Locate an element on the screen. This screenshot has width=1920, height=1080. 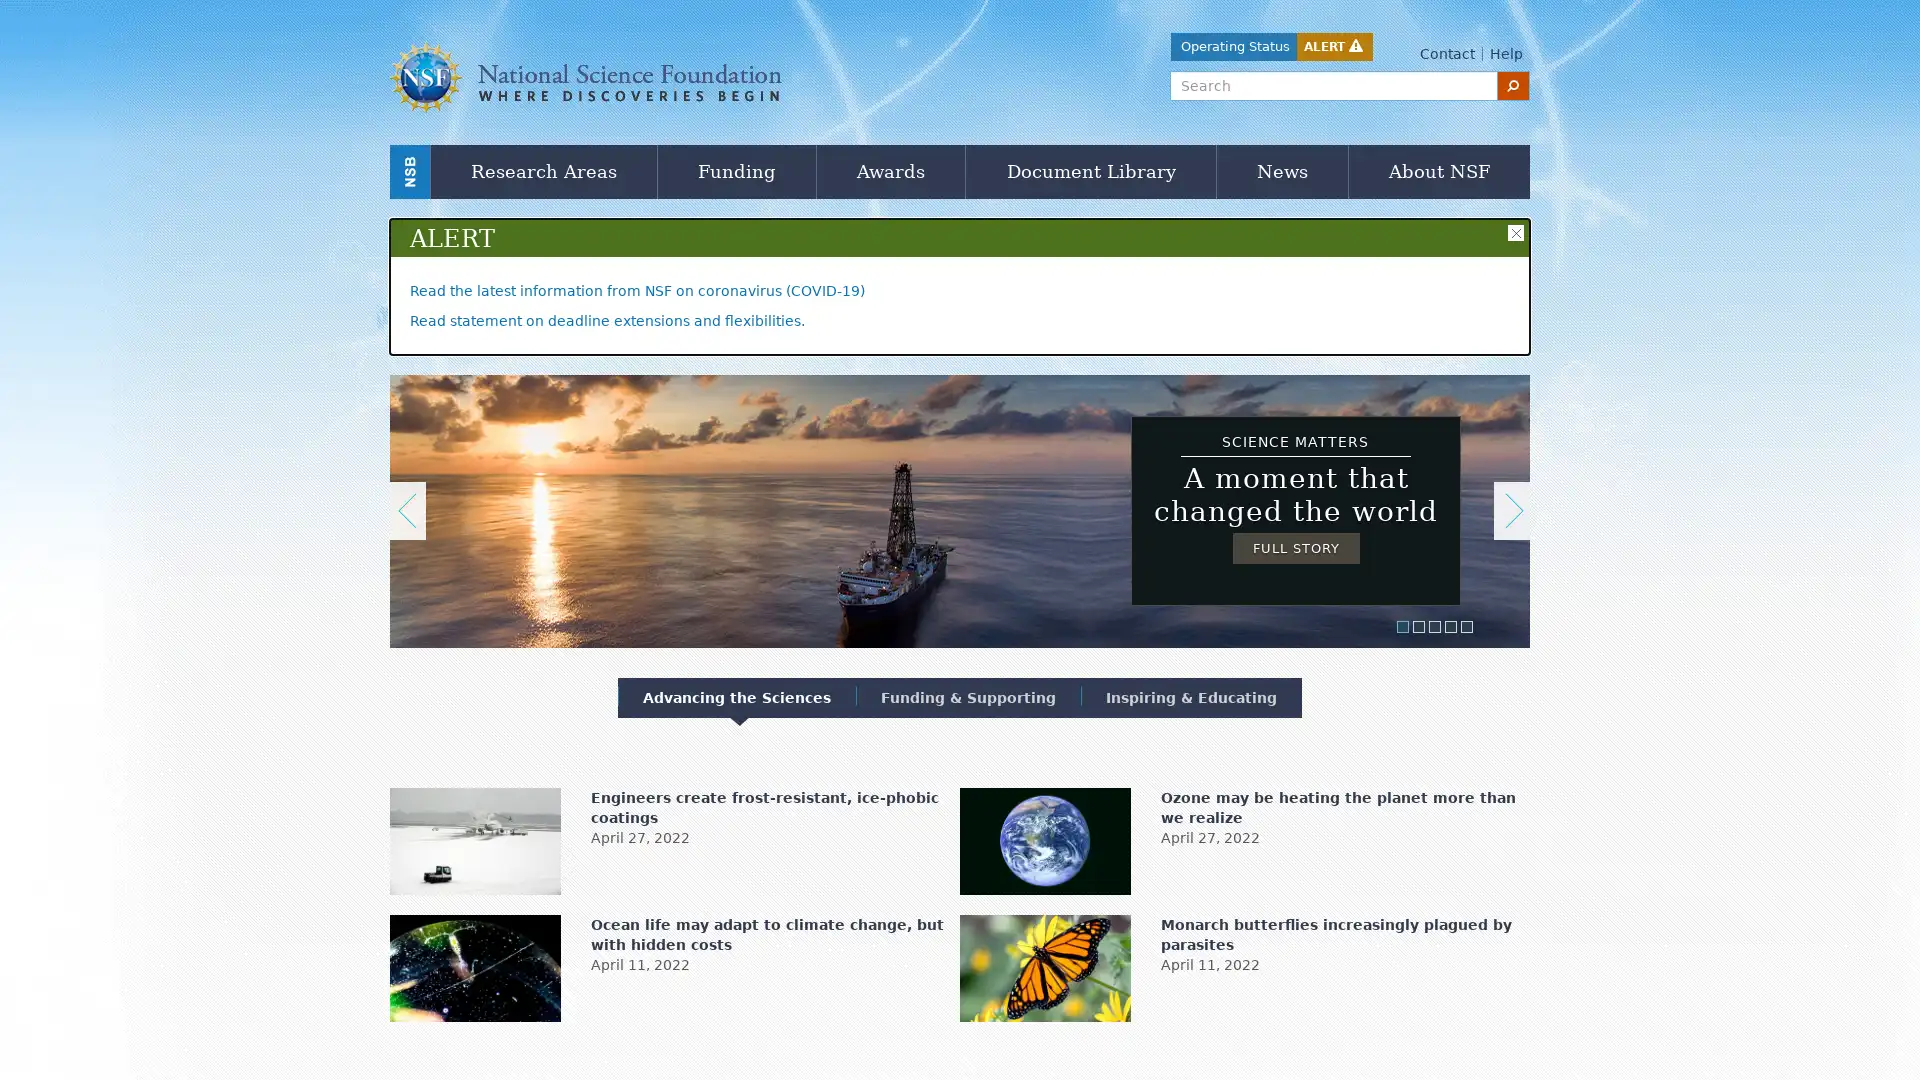
Pause Carousel is located at coordinates (398, 377).